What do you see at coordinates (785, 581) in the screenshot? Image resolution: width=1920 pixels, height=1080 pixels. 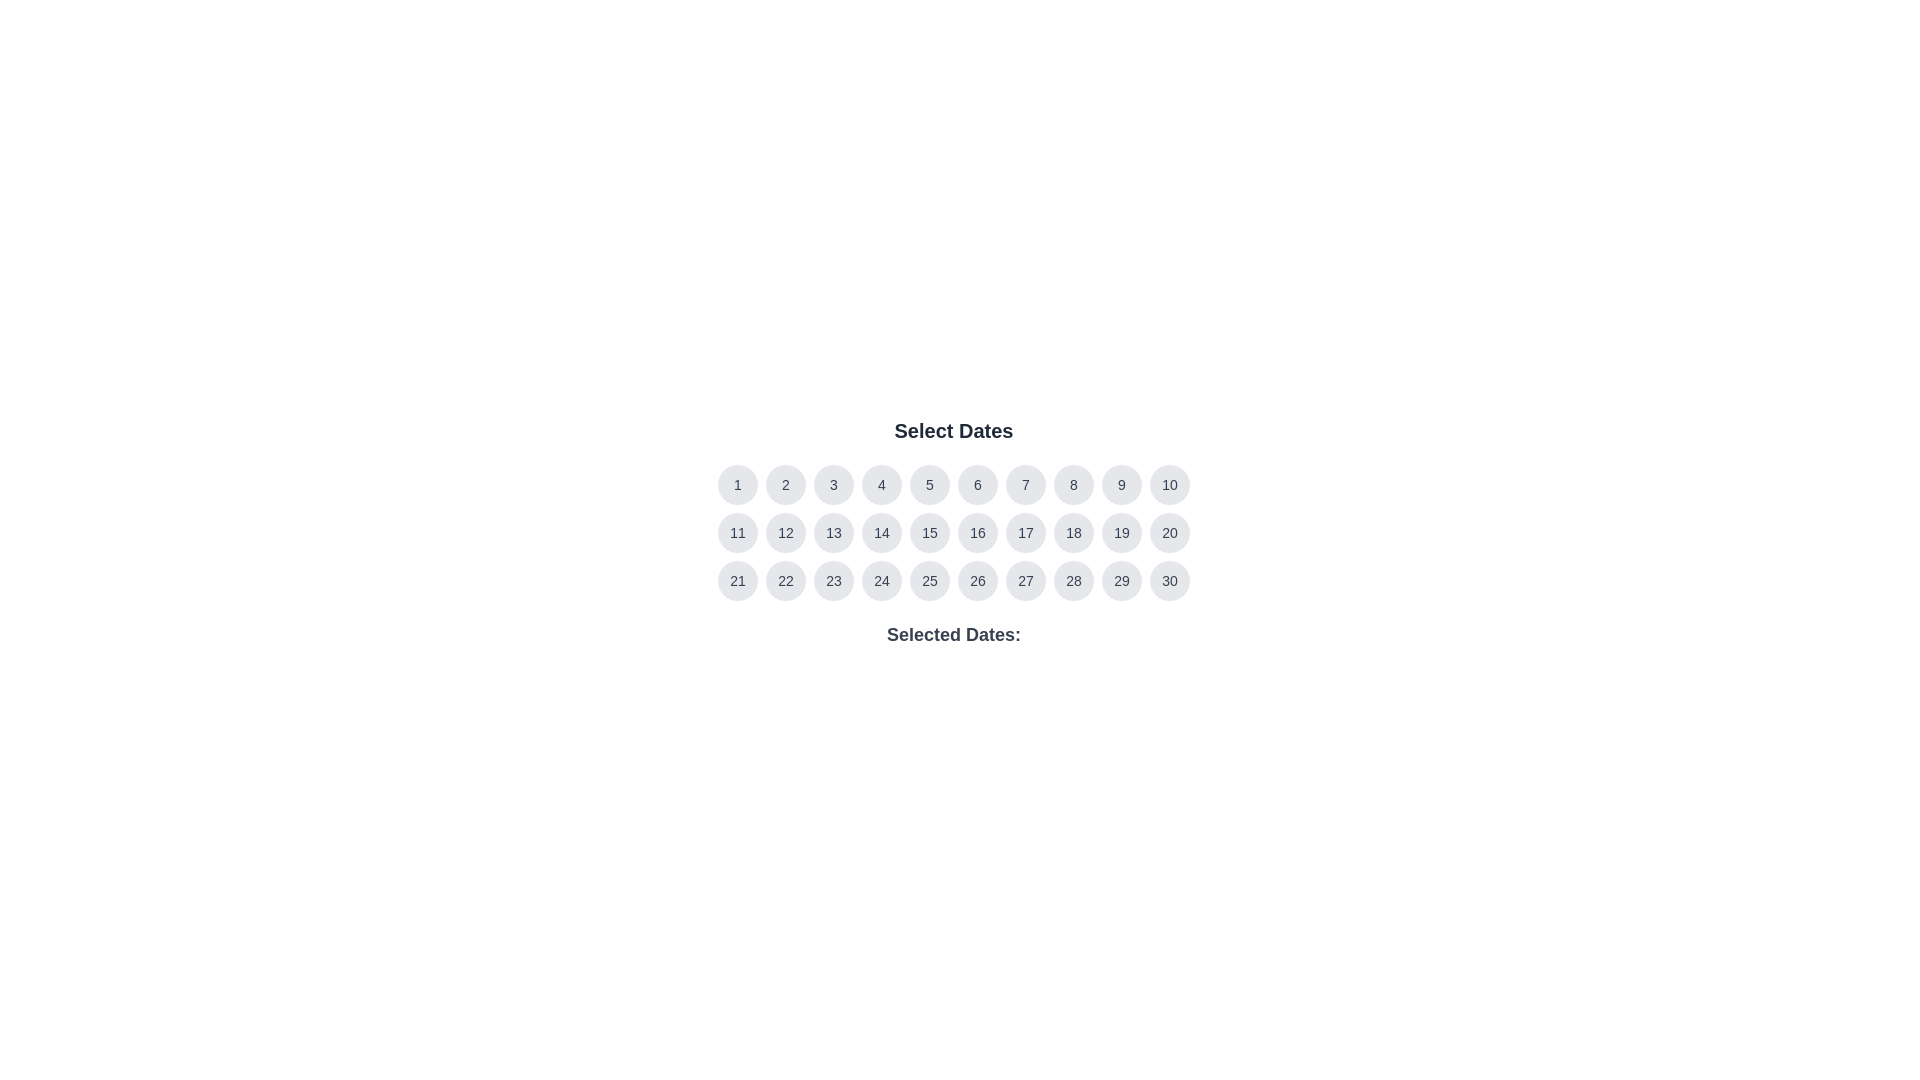 I see `the button labeled '22' located in the last row of the grid of selectable circular buttons` at bounding box center [785, 581].